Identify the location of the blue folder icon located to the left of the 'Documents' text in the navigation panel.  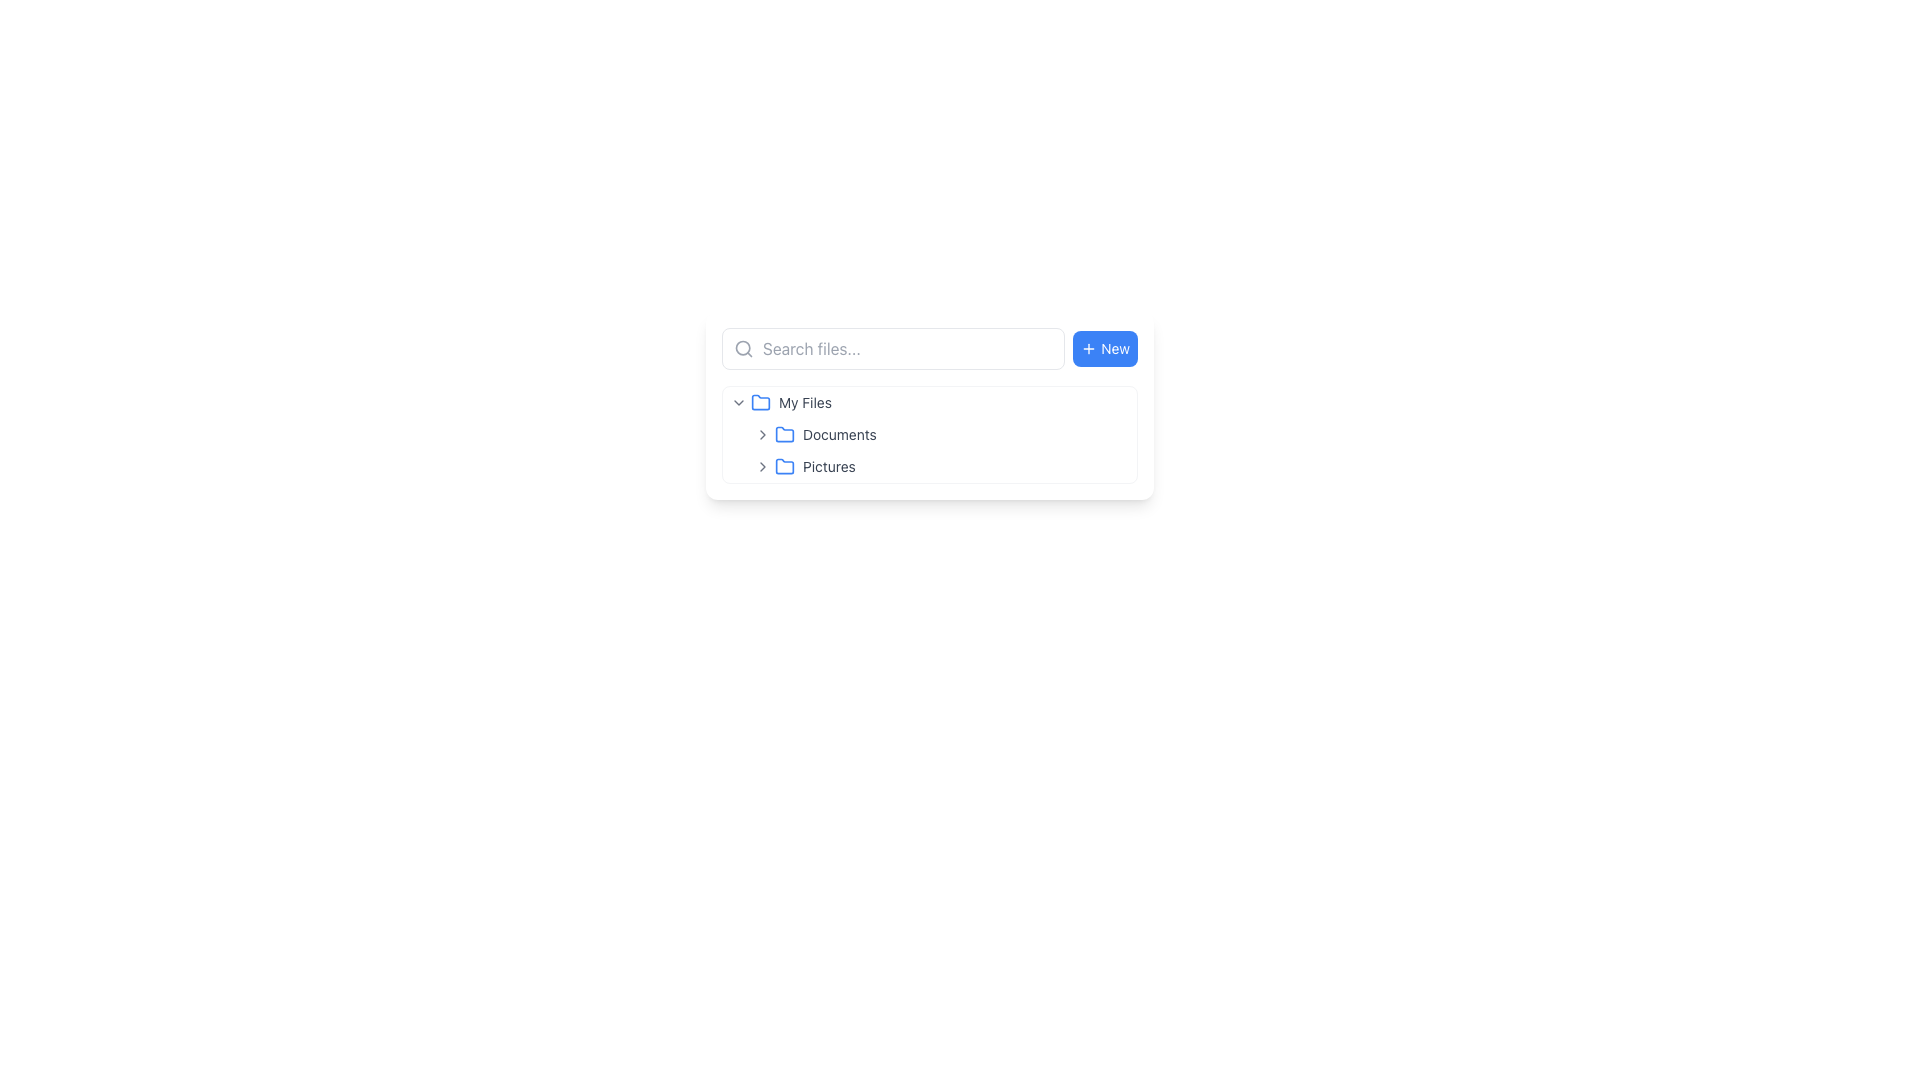
(784, 434).